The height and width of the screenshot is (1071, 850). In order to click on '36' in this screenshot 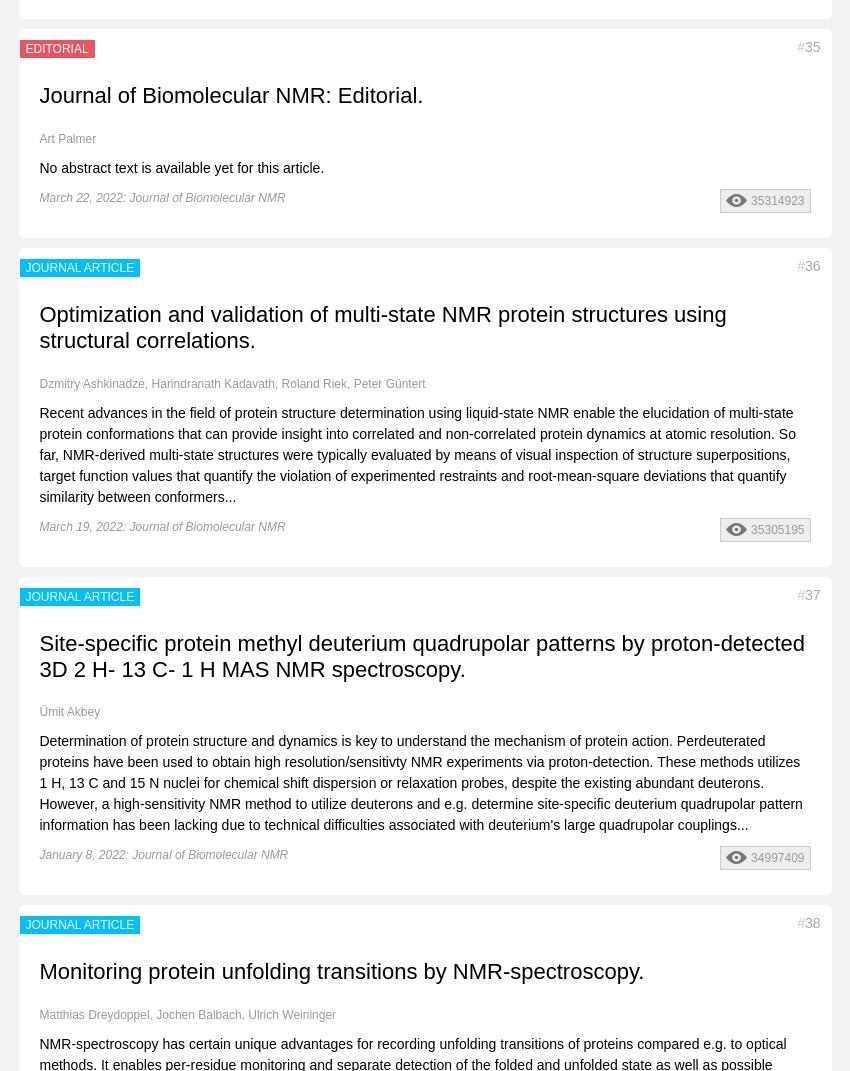, I will do `click(812, 264)`.